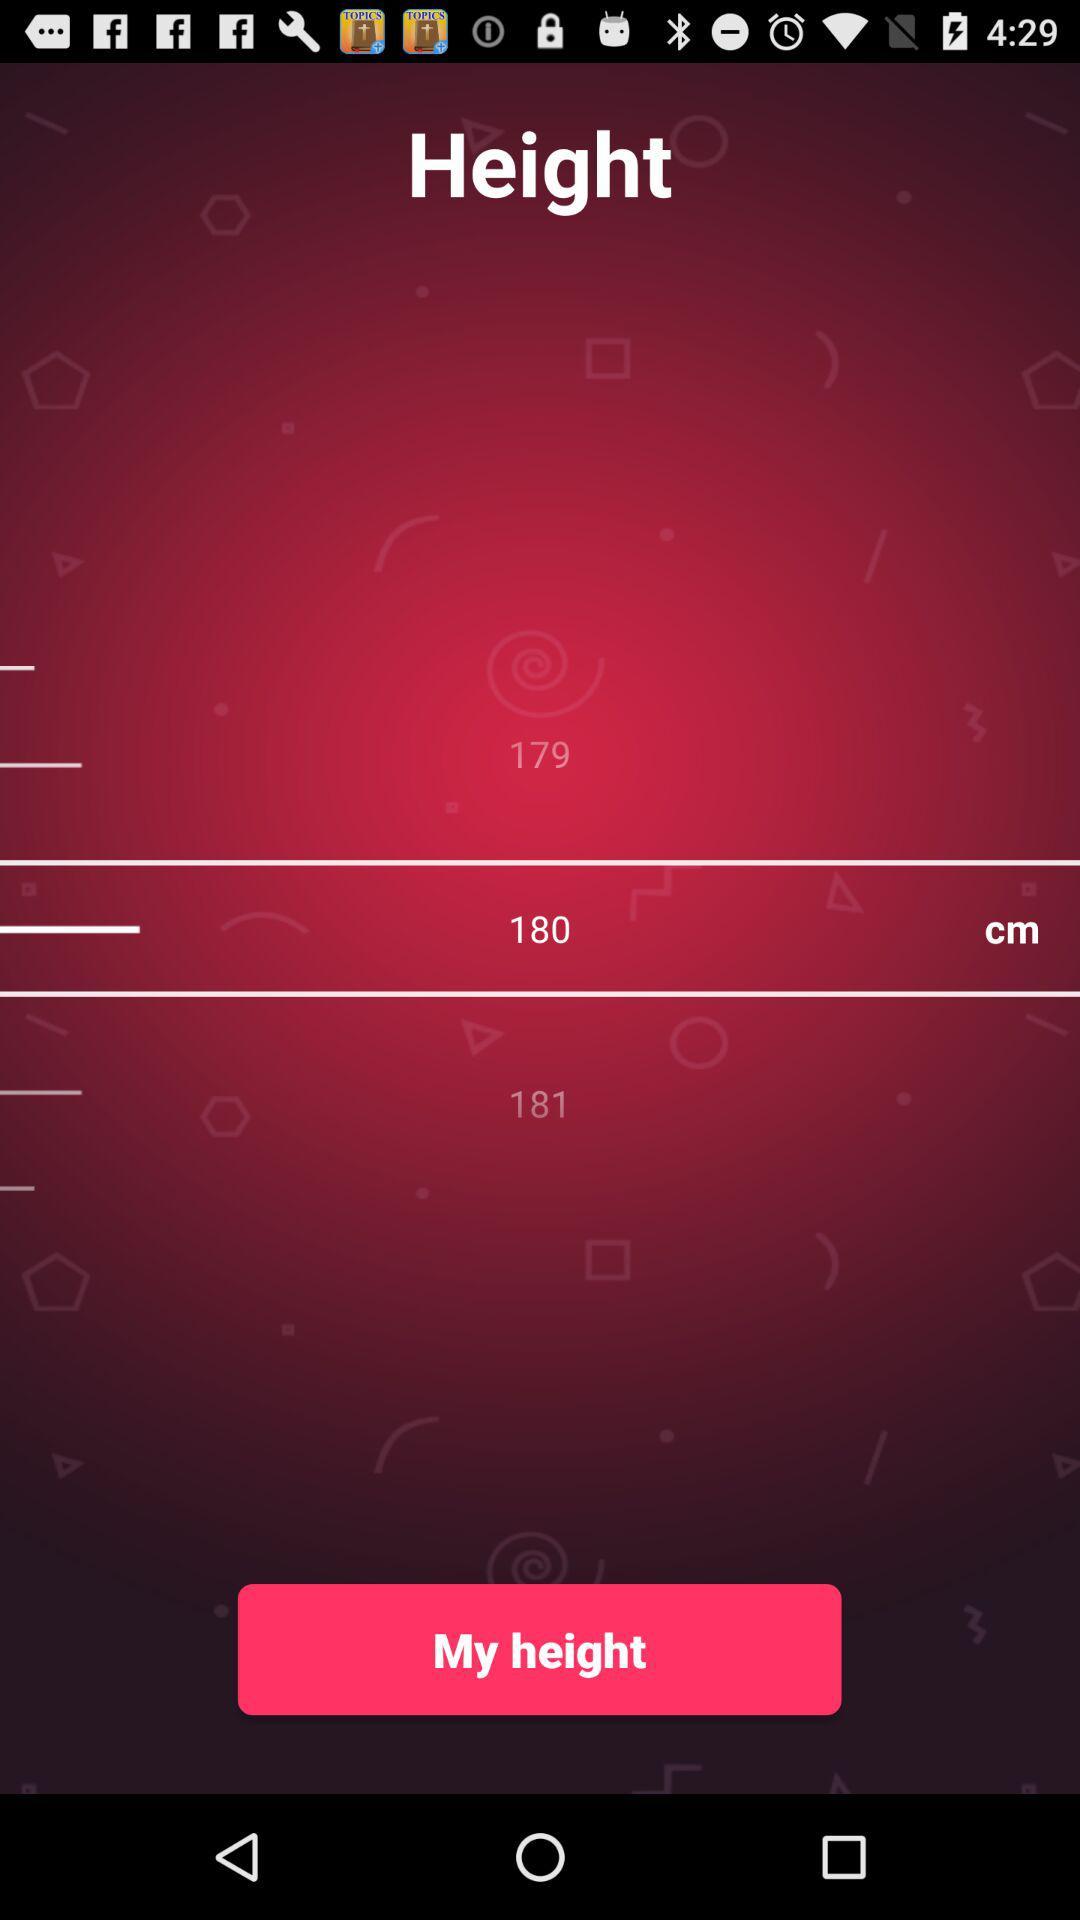  I want to click on the my height at the bottom, so click(538, 1649).